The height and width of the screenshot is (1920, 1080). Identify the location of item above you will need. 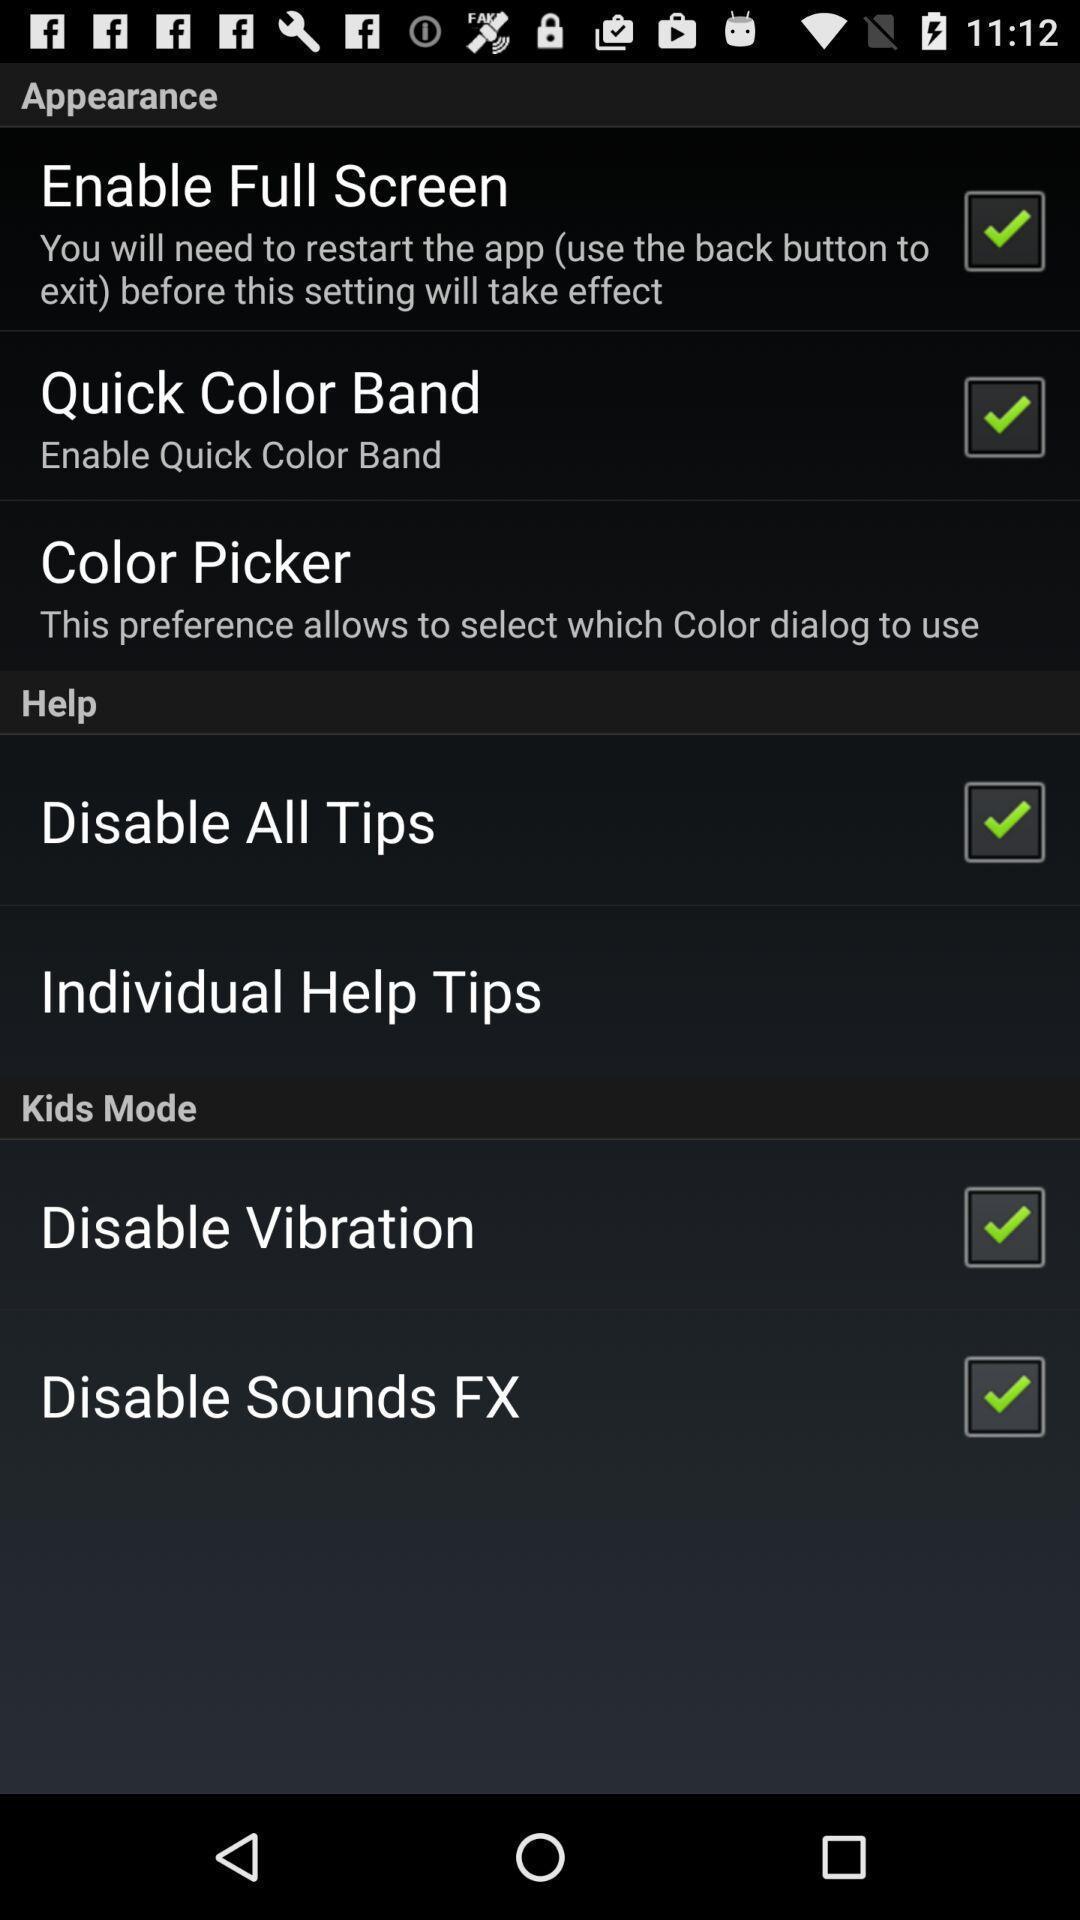
(274, 183).